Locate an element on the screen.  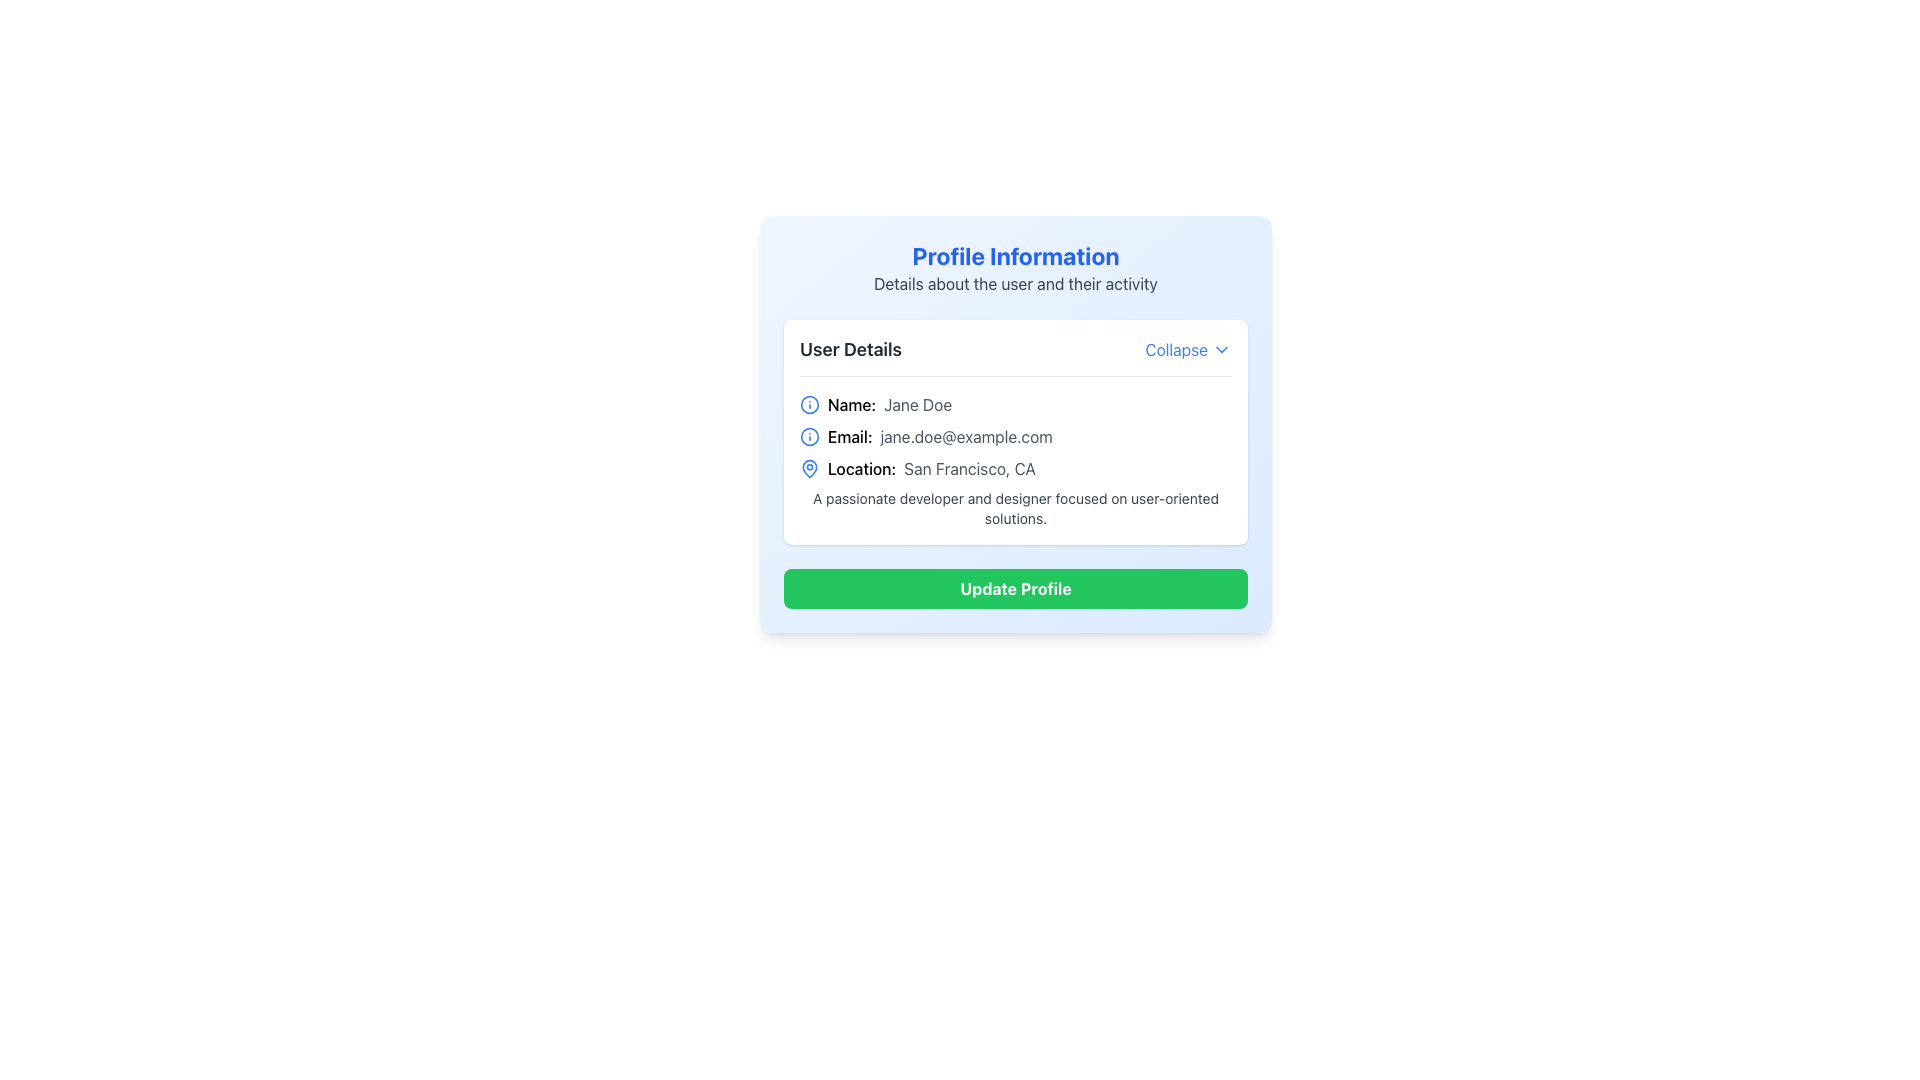
the static text label 'Email:' located in the 'User Details' section, which precedes the email address 'jane.doe@example.com' is located at coordinates (850, 435).